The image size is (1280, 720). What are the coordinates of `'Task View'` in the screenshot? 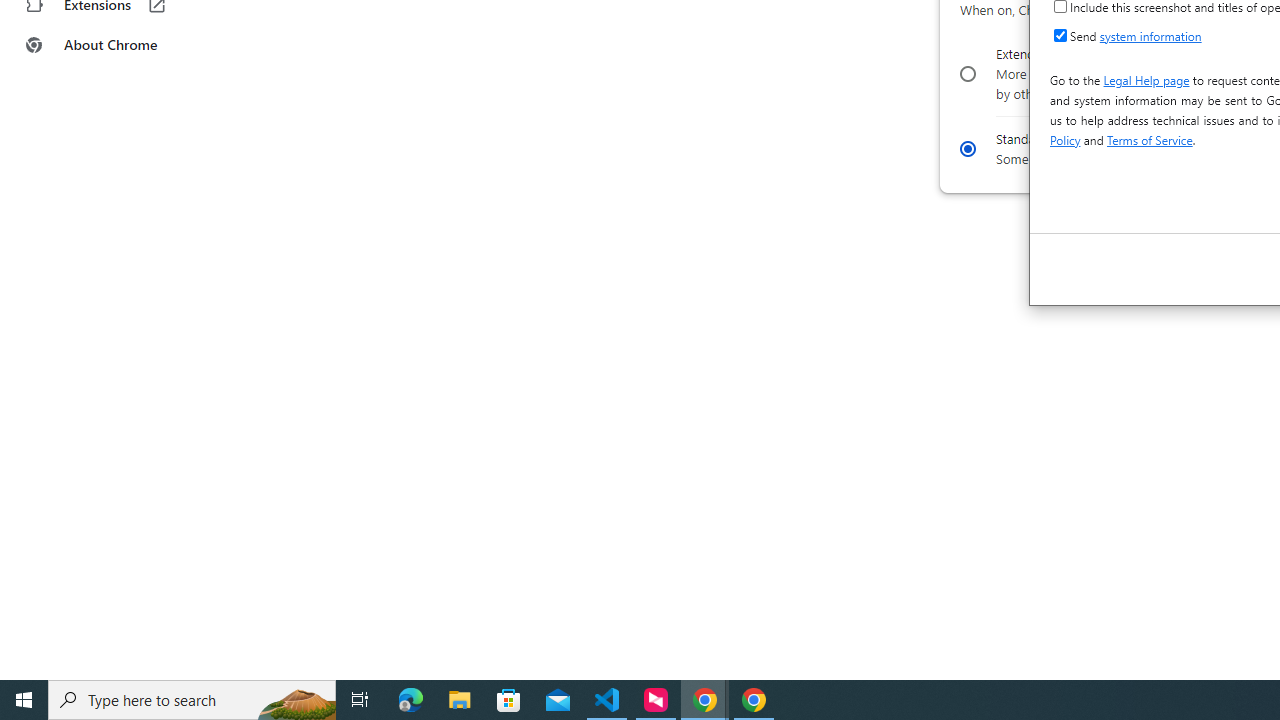 It's located at (359, 698).